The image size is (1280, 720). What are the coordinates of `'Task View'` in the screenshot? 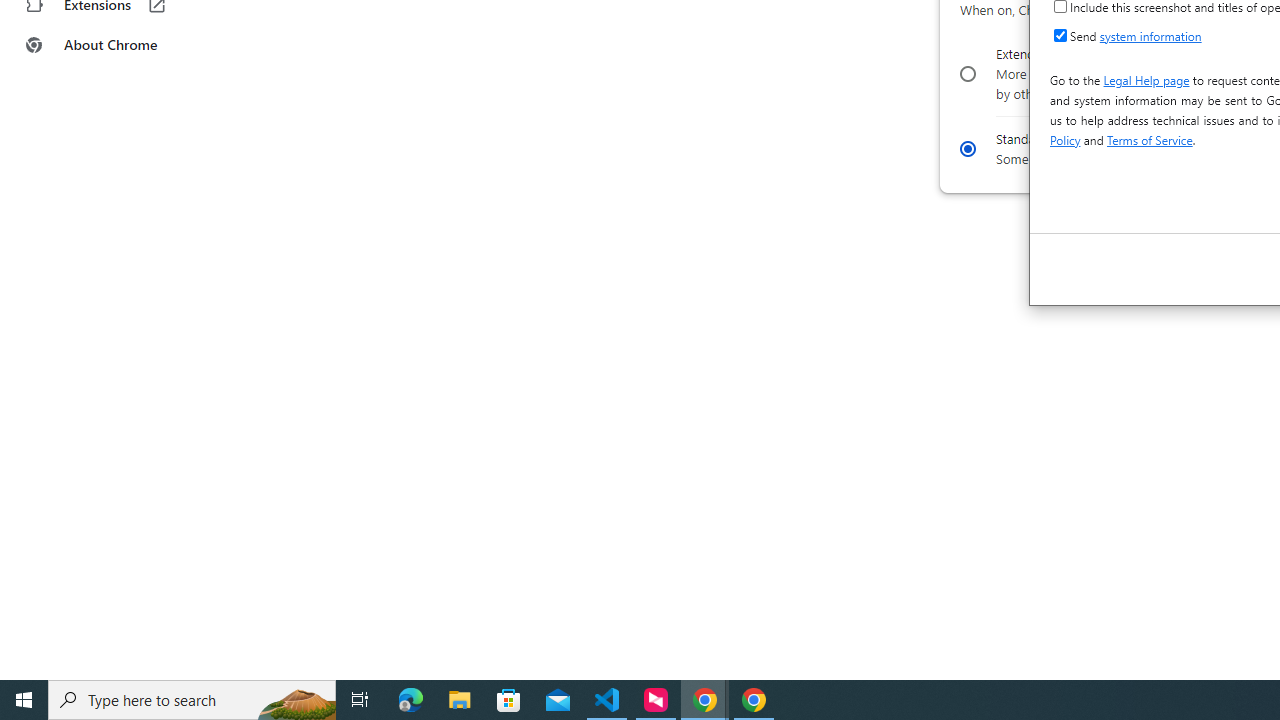 It's located at (359, 698).